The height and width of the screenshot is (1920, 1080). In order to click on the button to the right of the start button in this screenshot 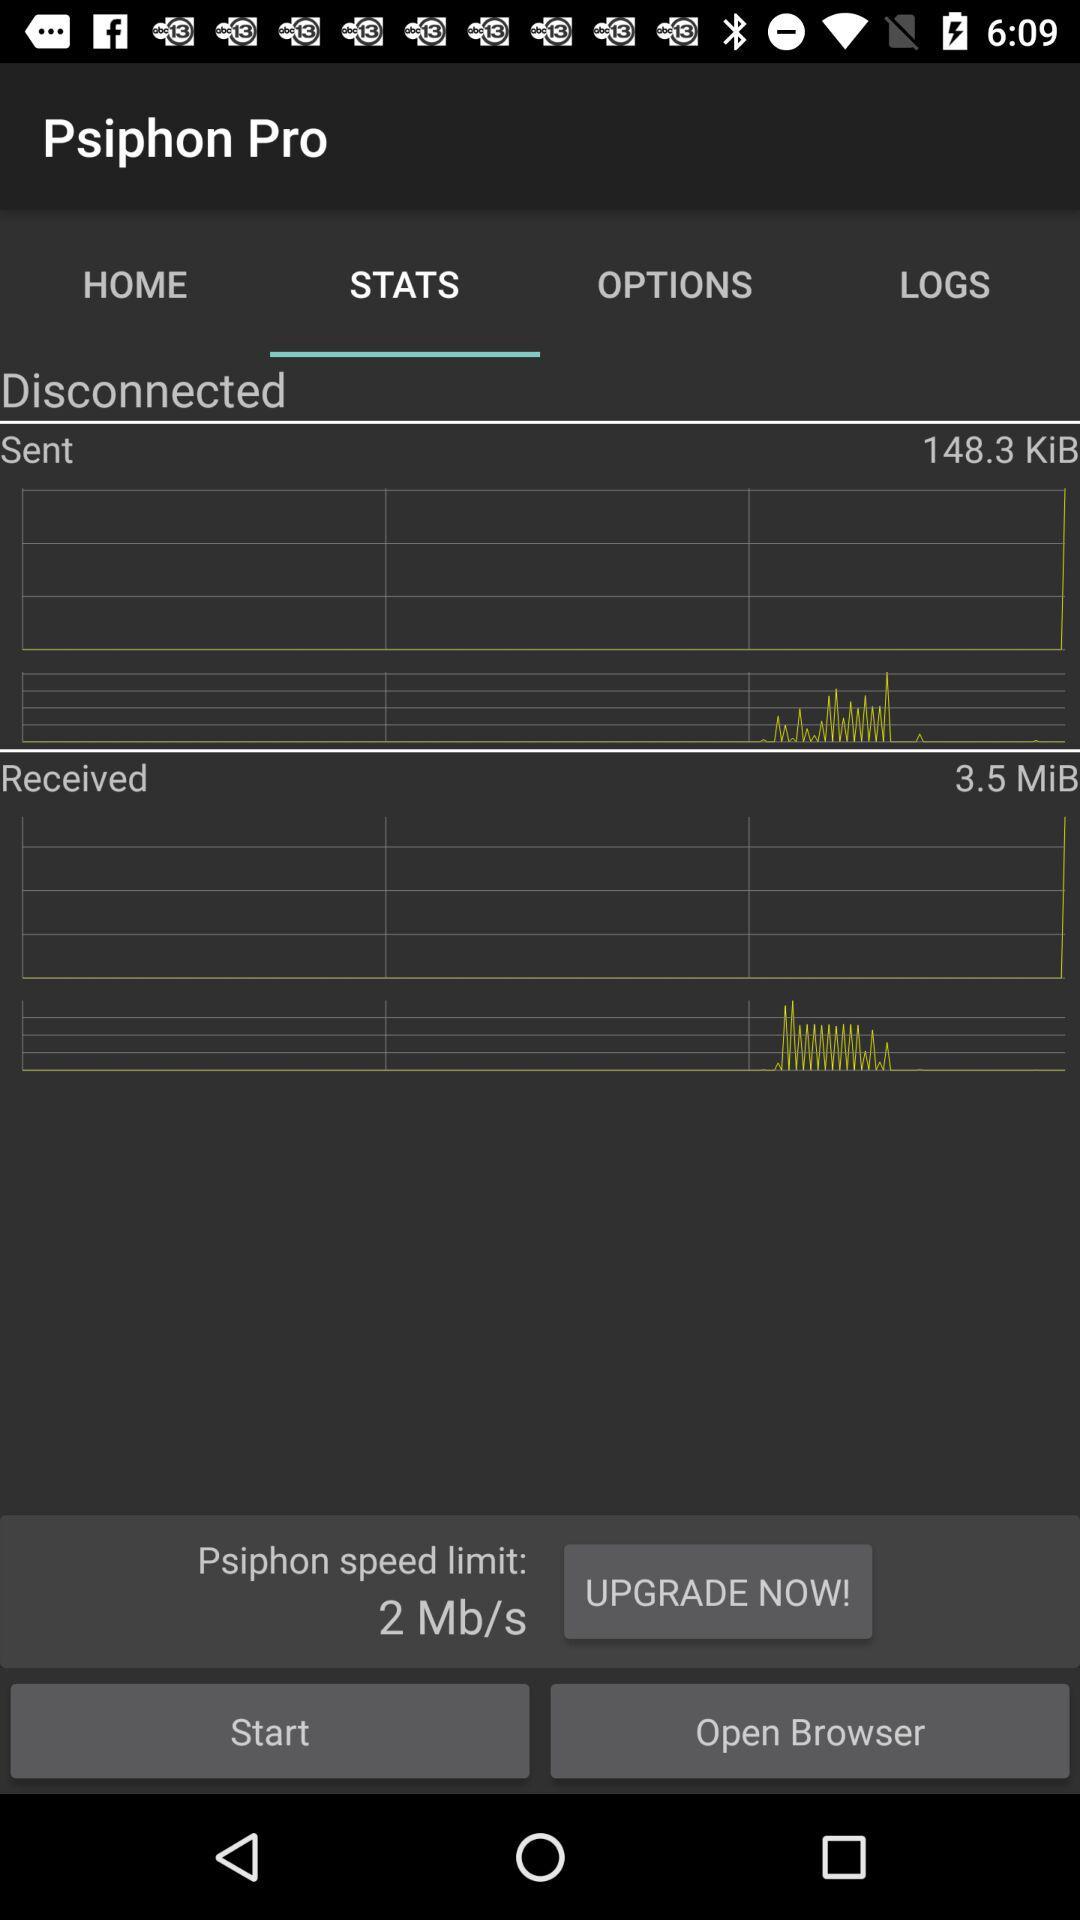, I will do `click(810, 1730)`.